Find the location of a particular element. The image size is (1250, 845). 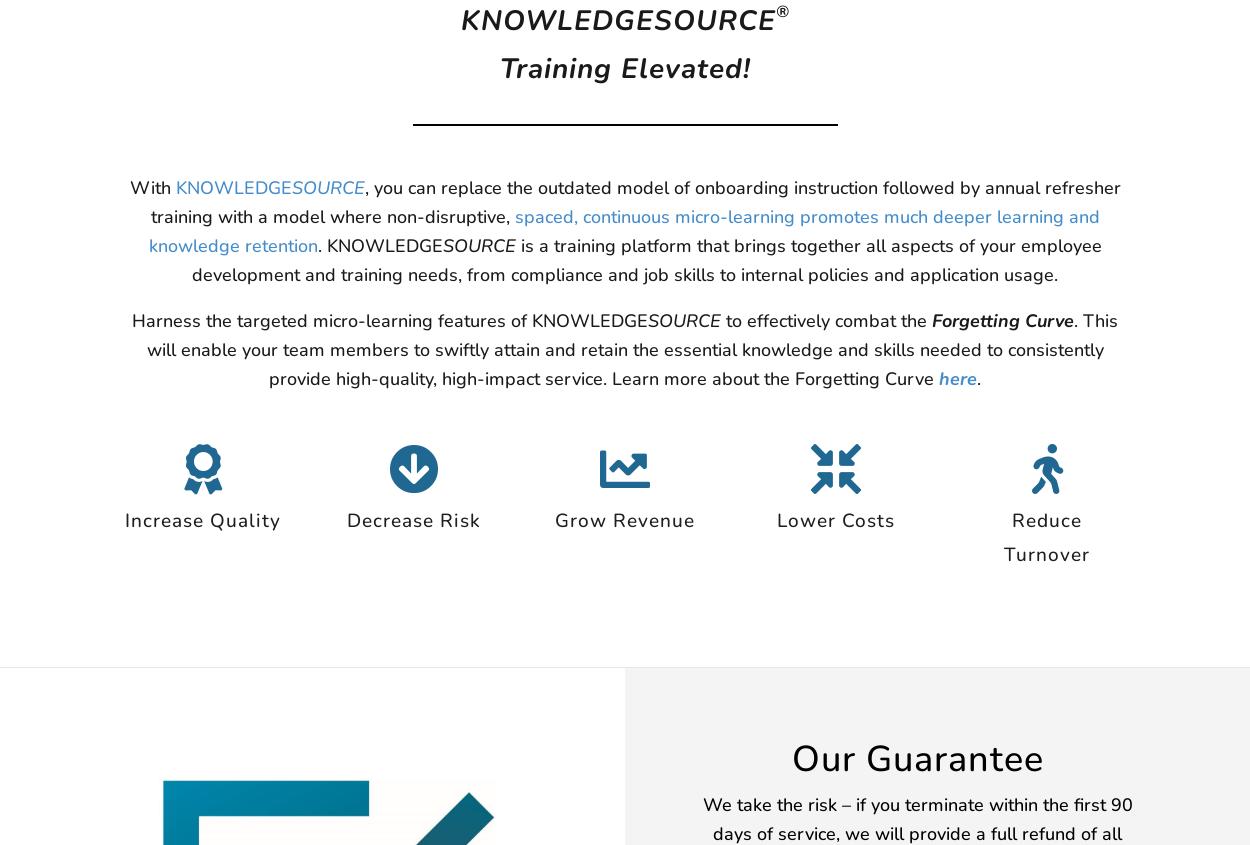

'Forgetting Curve' is located at coordinates (1003, 321).